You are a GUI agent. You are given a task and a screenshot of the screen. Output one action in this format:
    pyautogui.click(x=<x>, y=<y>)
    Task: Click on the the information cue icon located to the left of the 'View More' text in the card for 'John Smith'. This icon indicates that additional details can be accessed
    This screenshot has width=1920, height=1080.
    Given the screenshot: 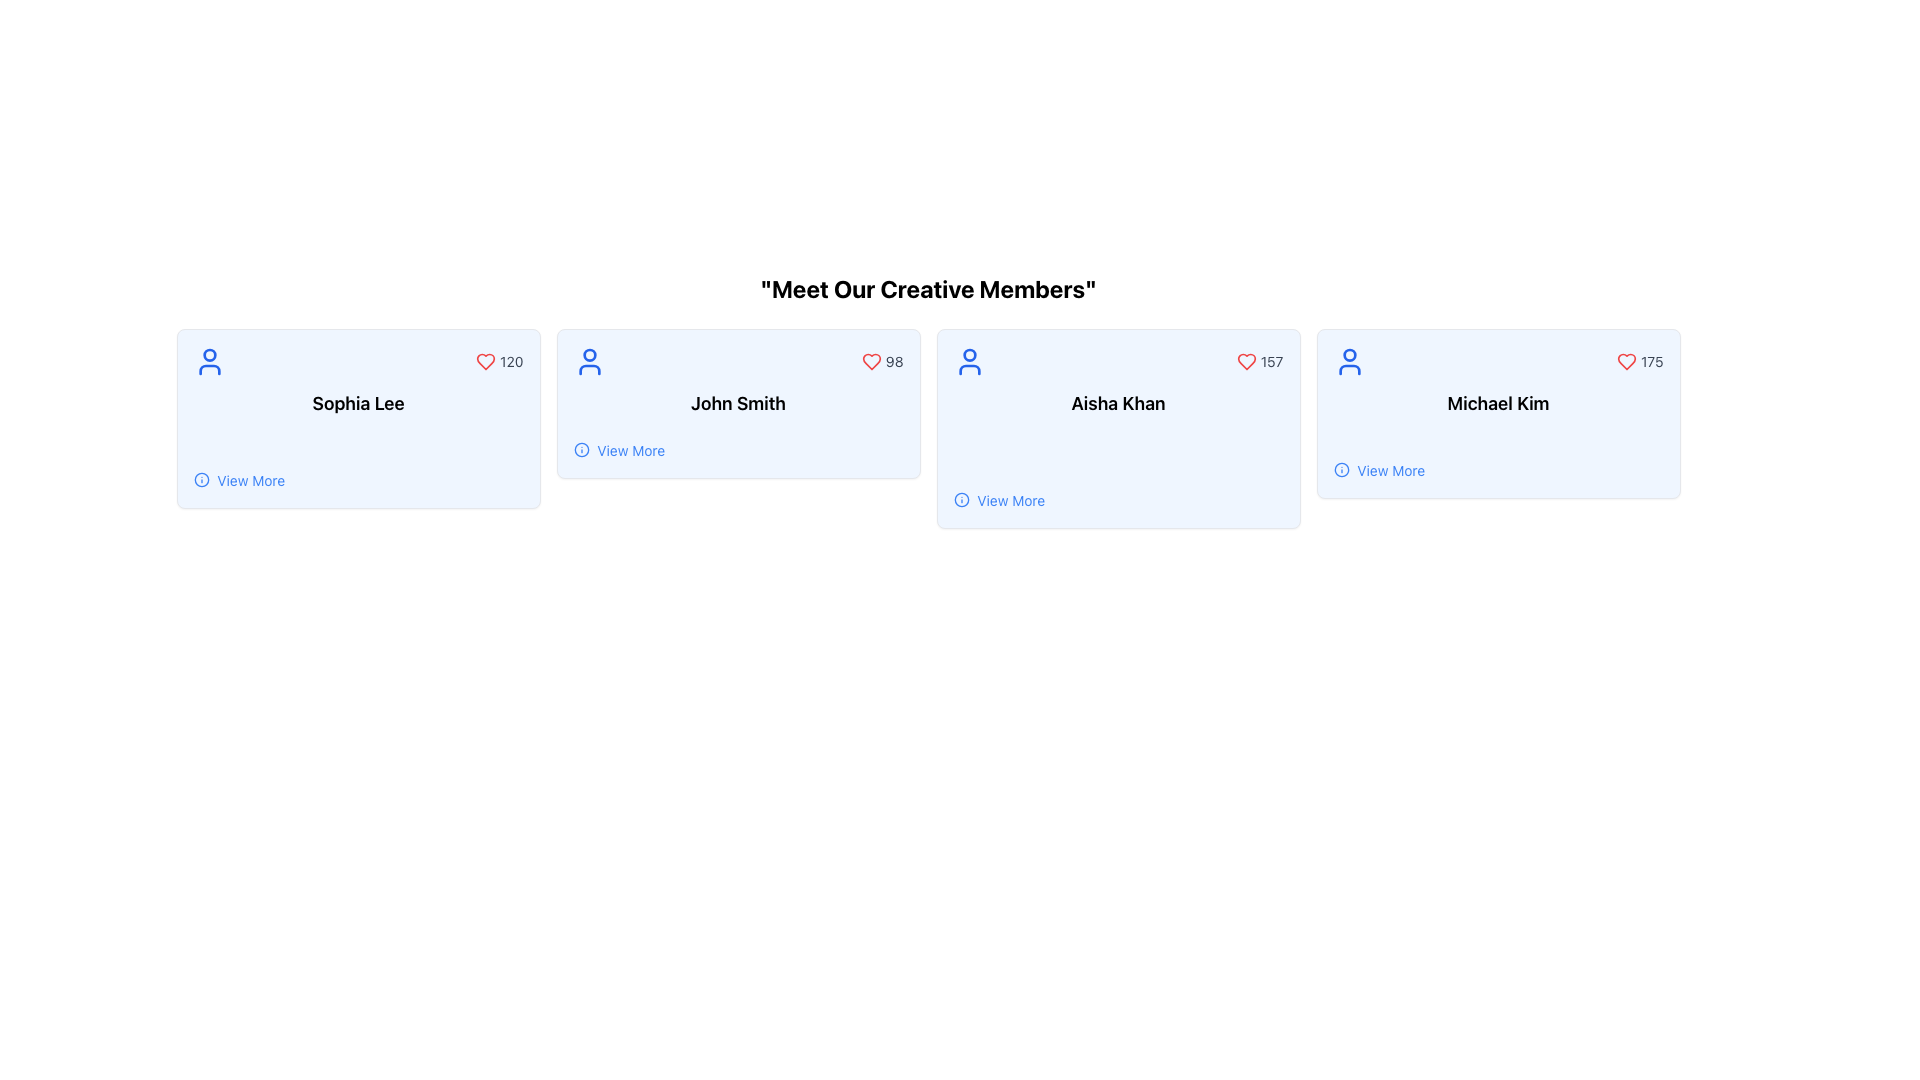 What is the action you would take?
    pyautogui.click(x=580, y=450)
    